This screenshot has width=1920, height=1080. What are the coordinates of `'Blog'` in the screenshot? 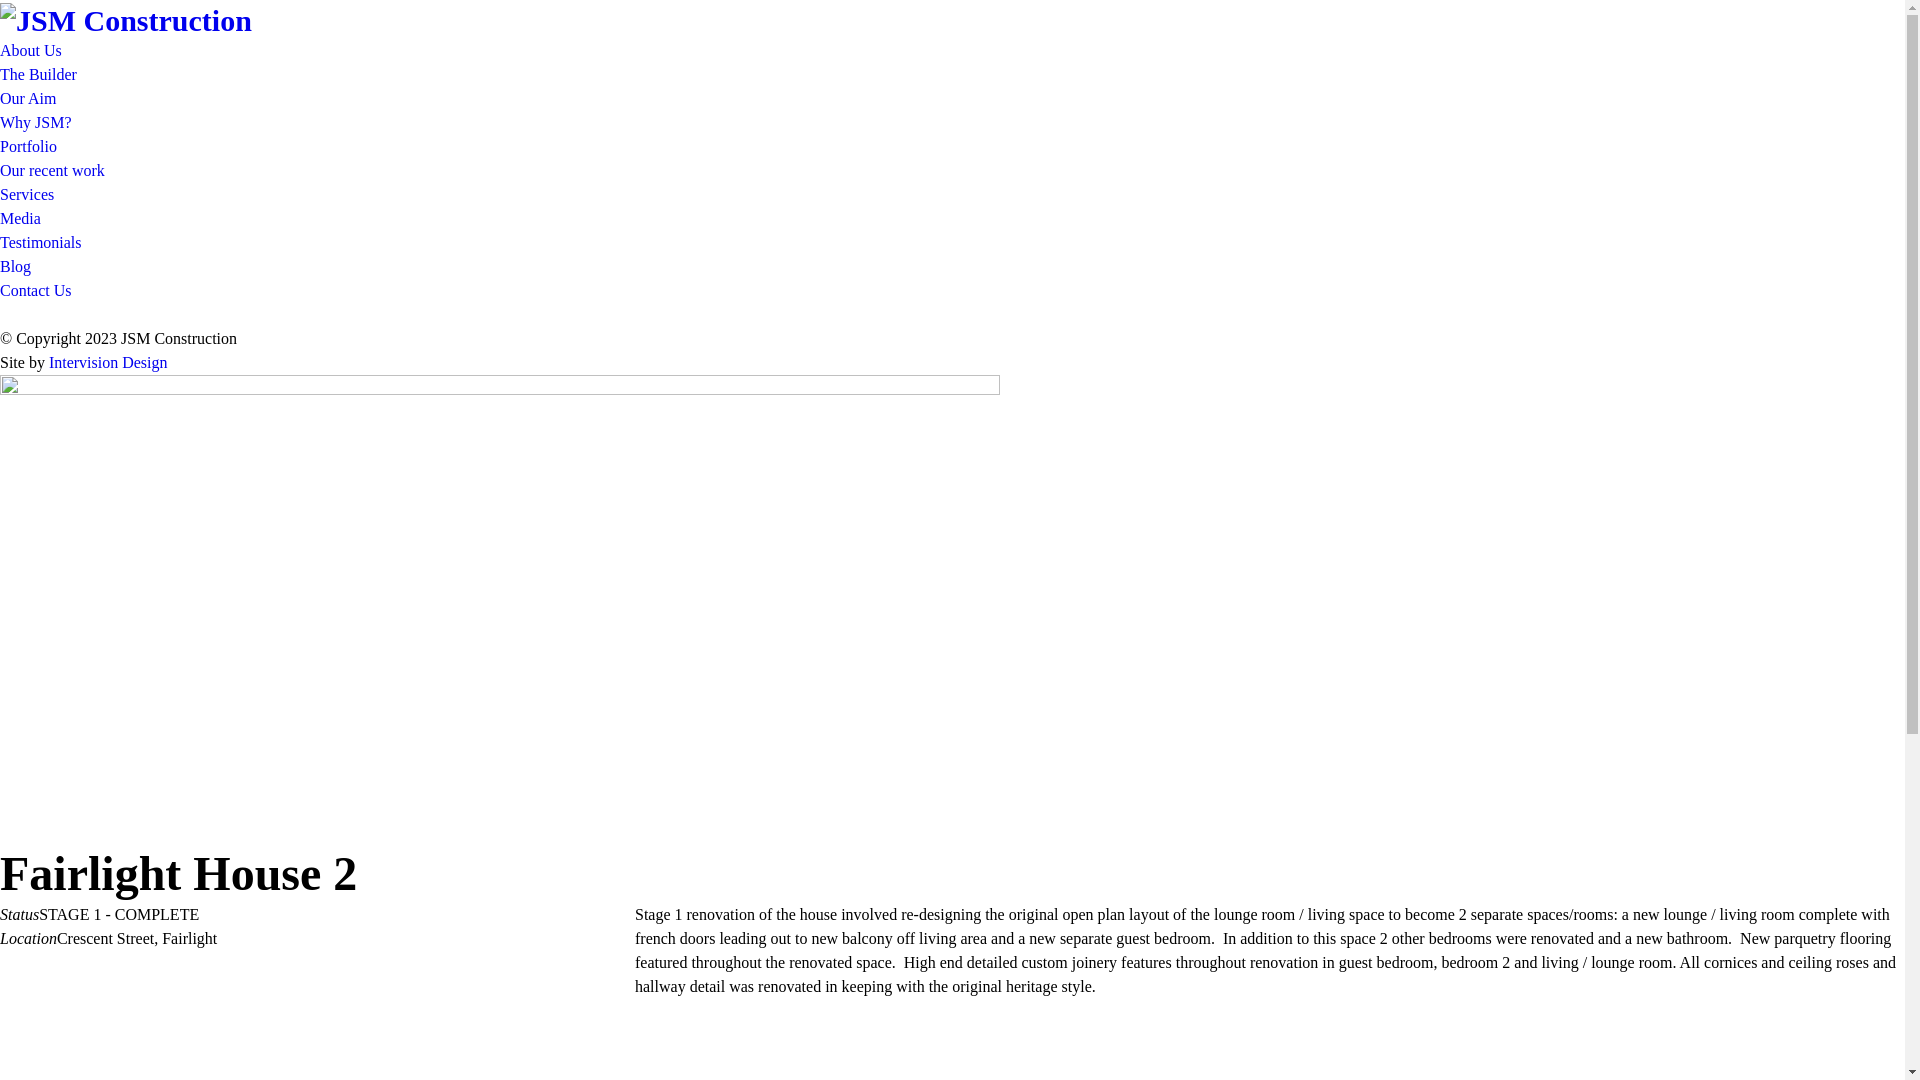 It's located at (15, 265).